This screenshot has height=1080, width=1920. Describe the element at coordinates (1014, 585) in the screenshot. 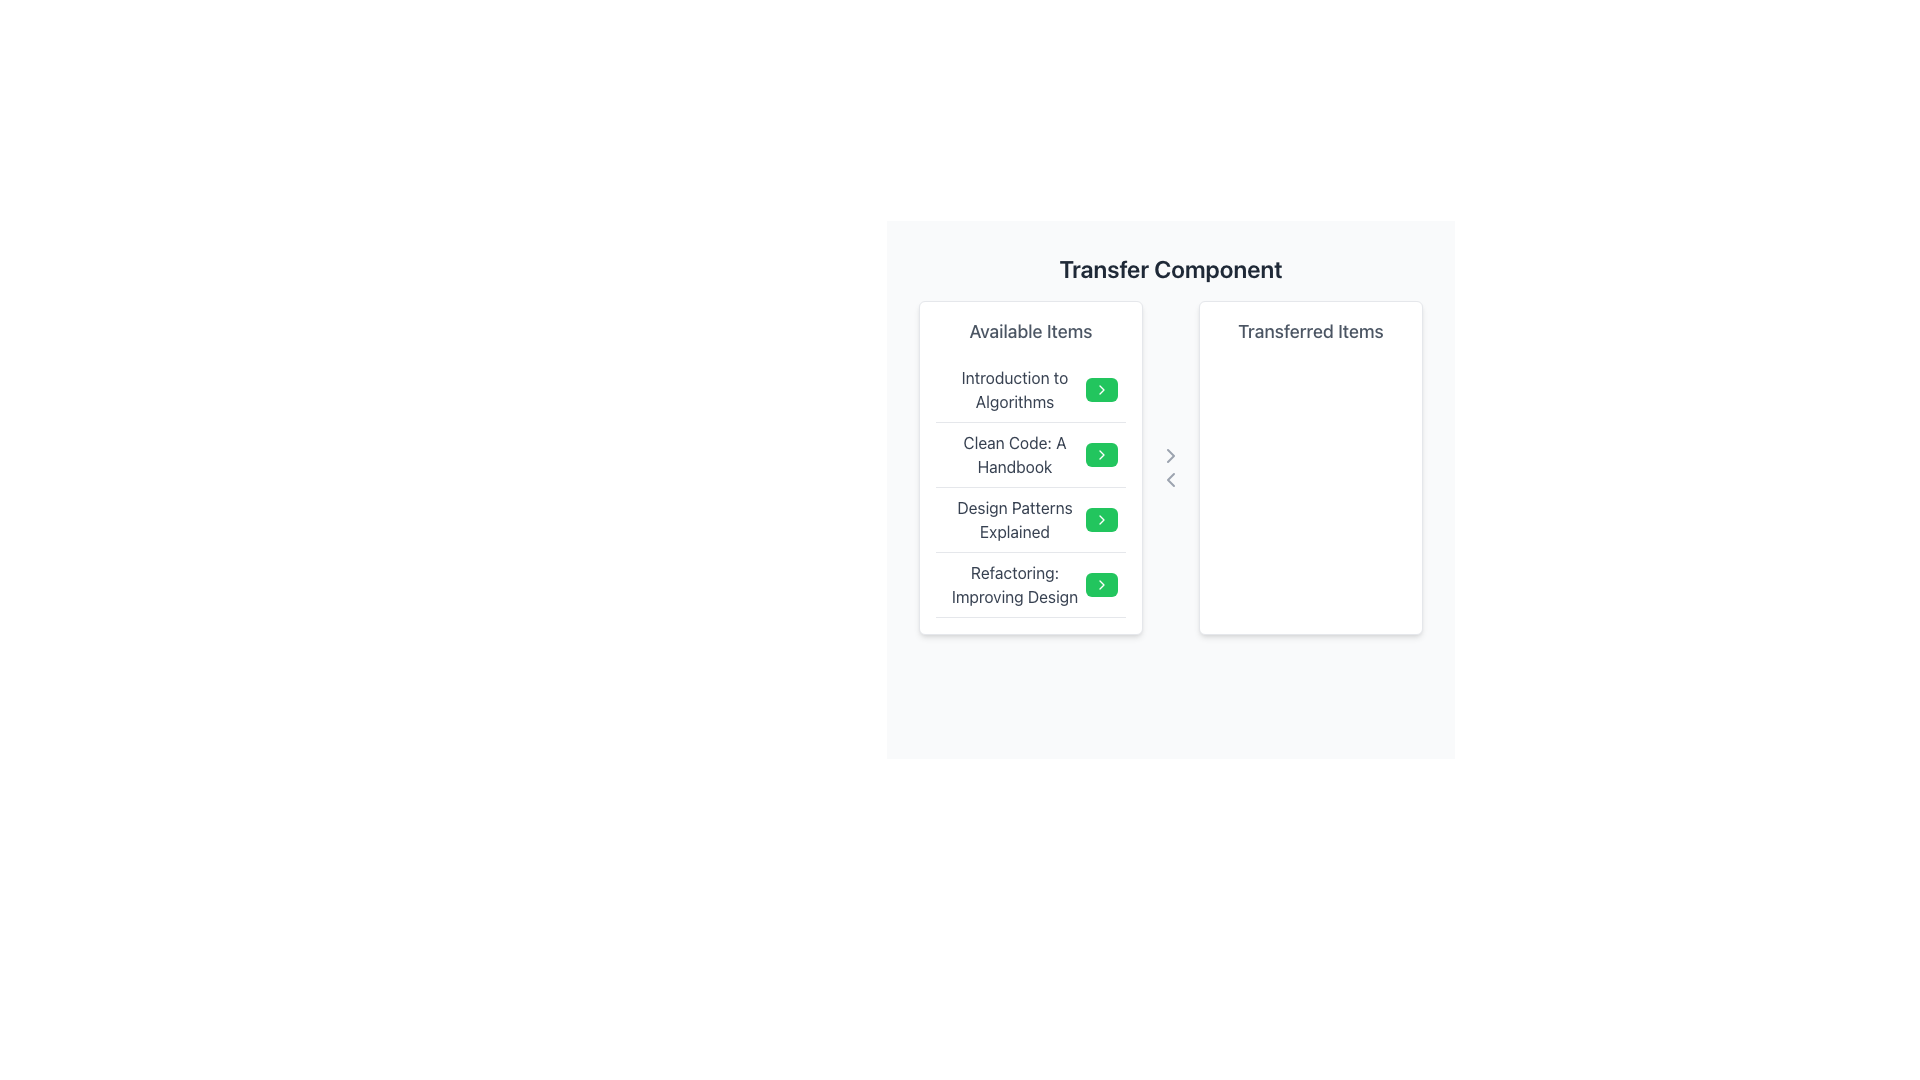

I see `the text label that identifies the fourth entry in the 'Available Items' list, located below 'Design Patterns Explained'` at that location.